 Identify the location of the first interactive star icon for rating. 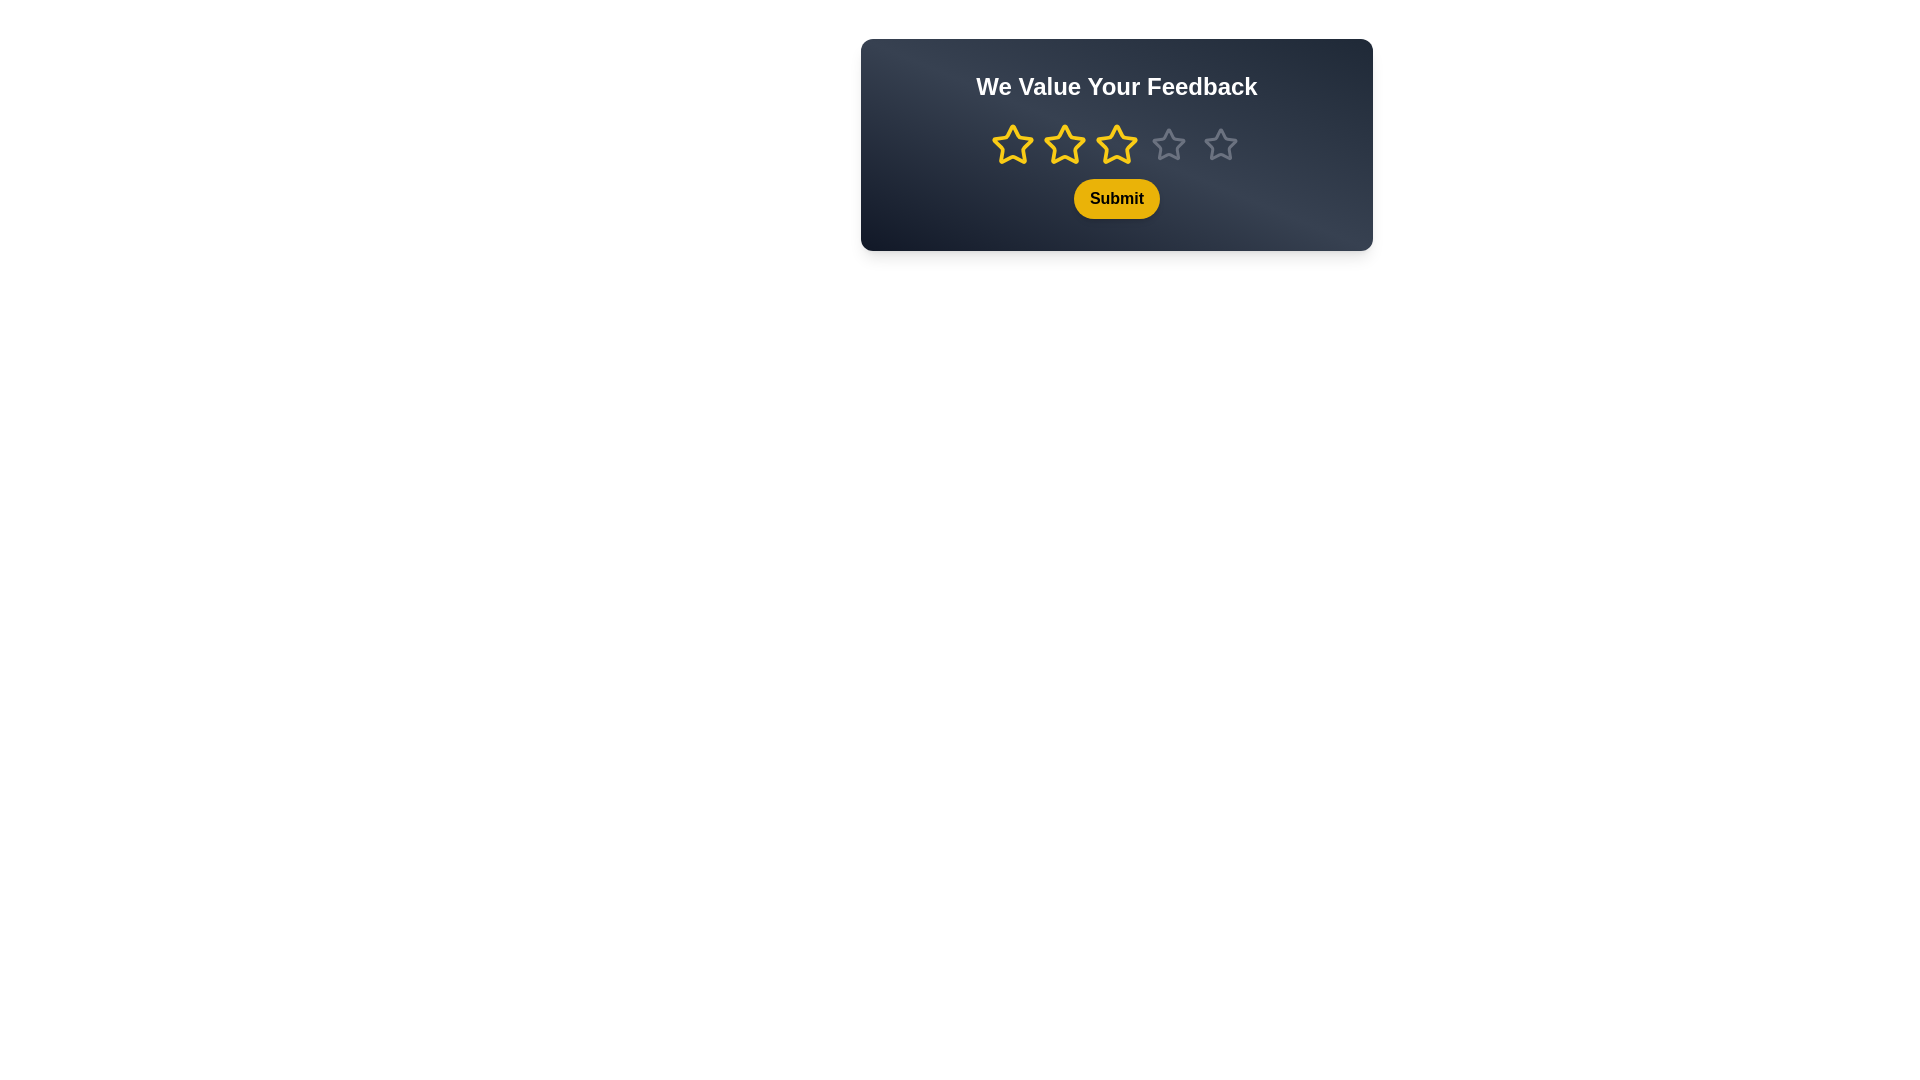
(1012, 144).